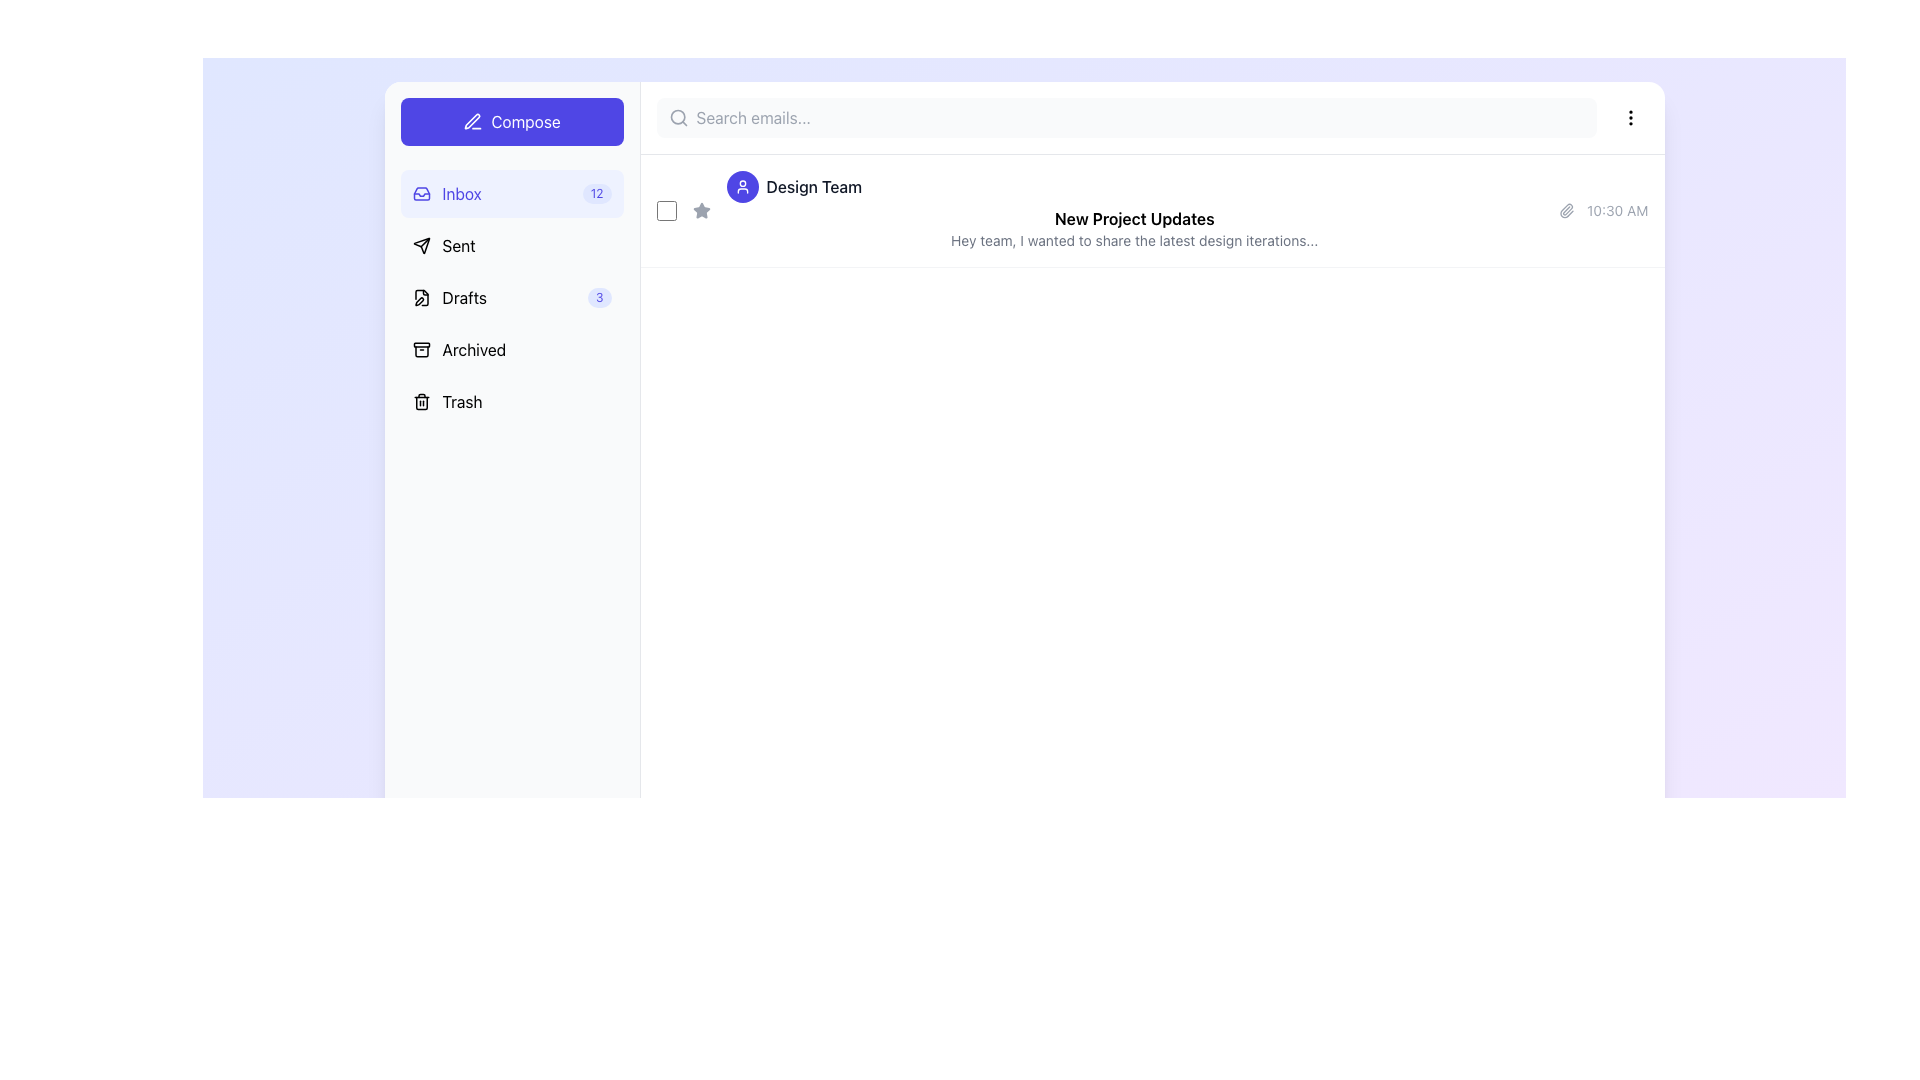 The height and width of the screenshot is (1080, 1920). I want to click on the trash bin icon in the left navigation bar, which is styled with a light stroke weight and rounded line caps and joins, representing the trash or recycle bin functionality, so click(420, 401).